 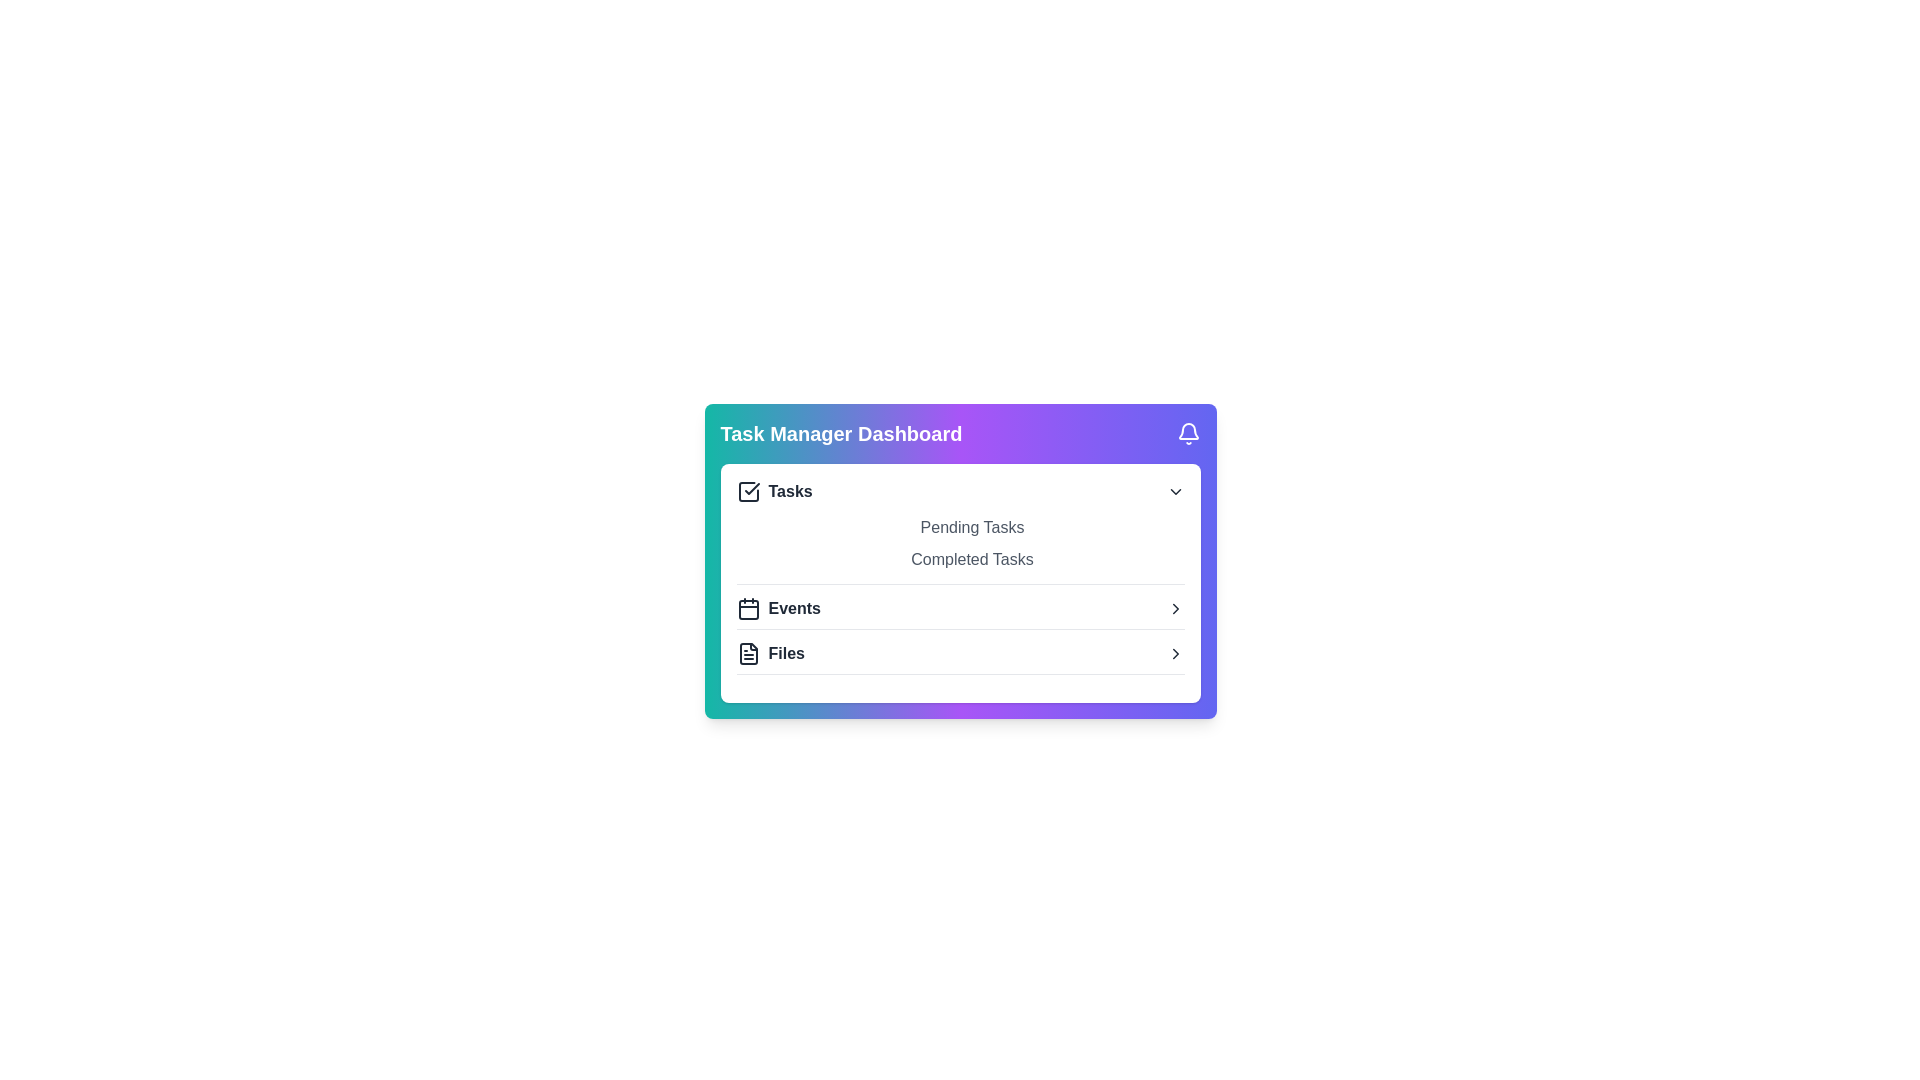 What do you see at coordinates (960, 559) in the screenshot?
I see `the 'Completed Tasks' text link in the dropdown menu` at bounding box center [960, 559].